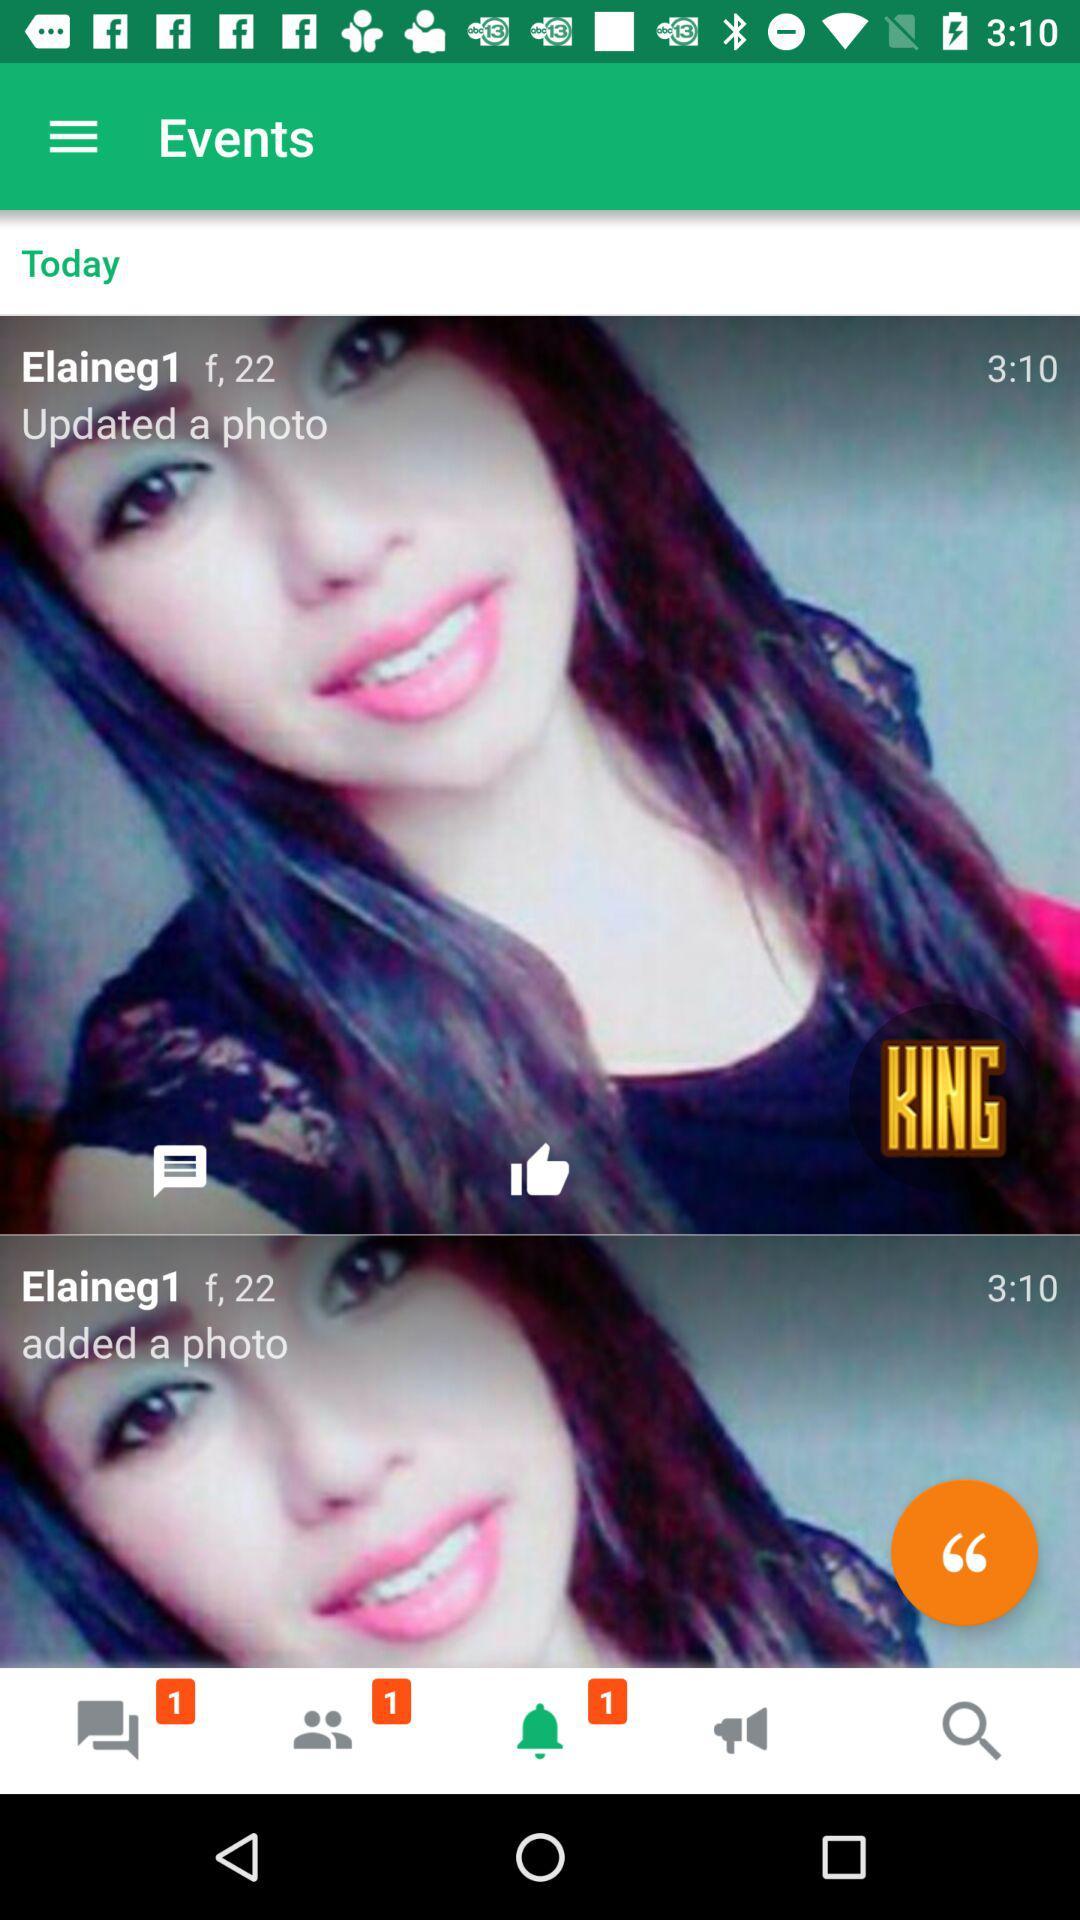 This screenshot has height=1920, width=1080. I want to click on like button, so click(540, 1171).